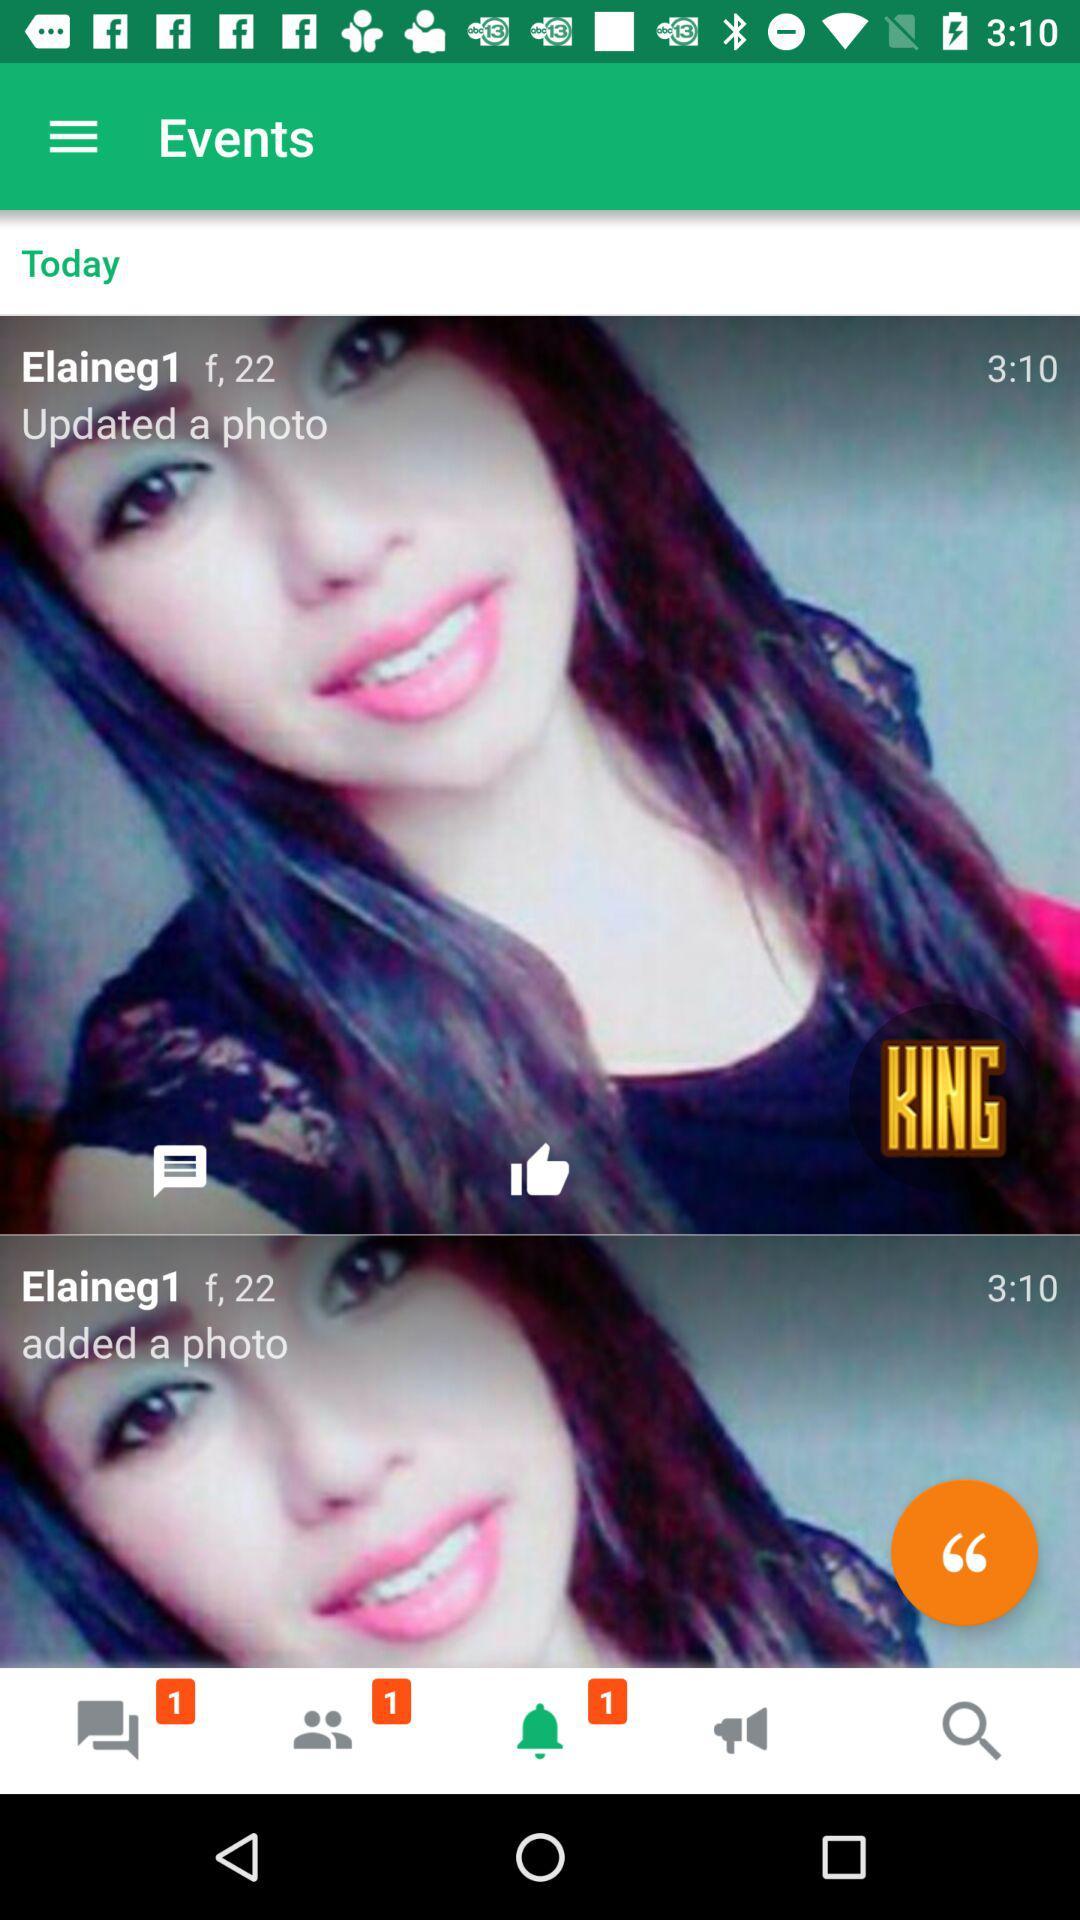 This screenshot has height=1920, width=1080. I want to click on like button, so click(540, 1171).